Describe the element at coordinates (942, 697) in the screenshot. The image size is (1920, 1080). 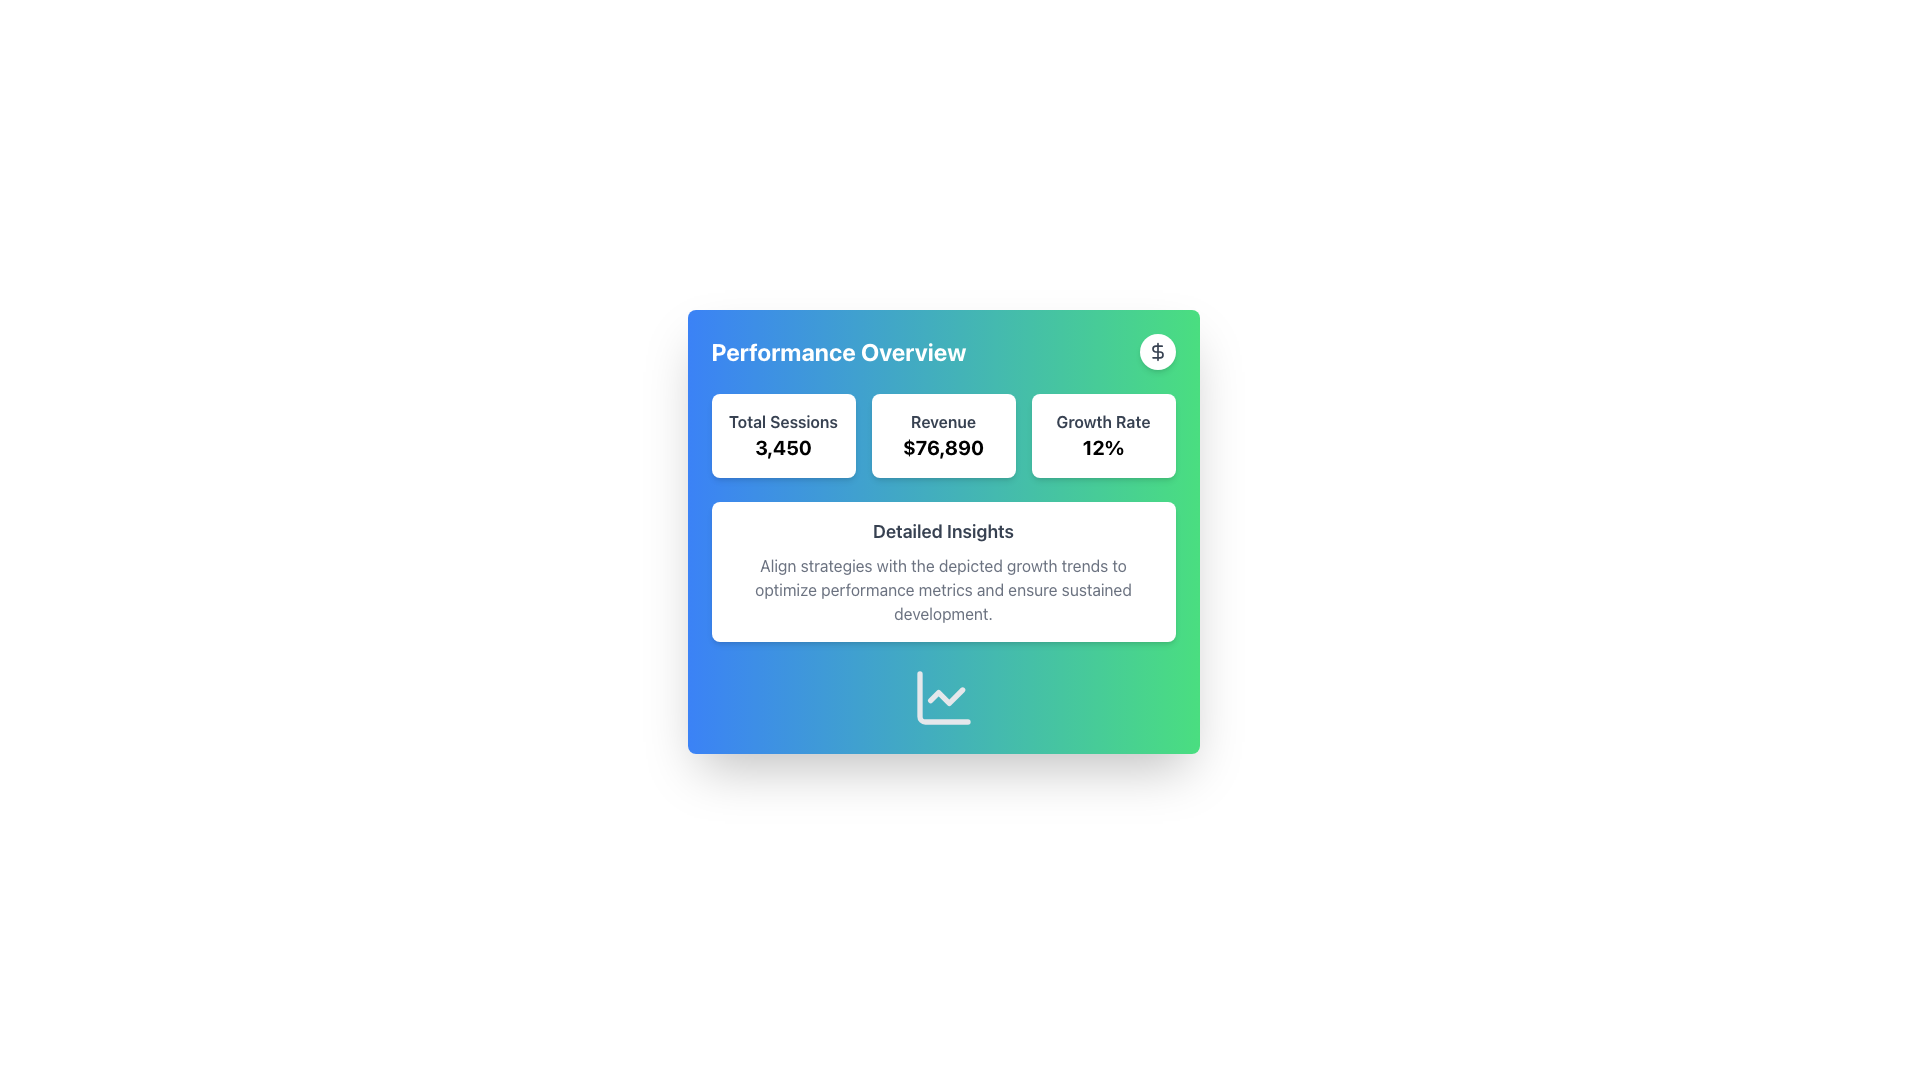
I see `the SVG icon that represents a data chart or graph, located underneath the 'Detailed Insights' section, centered within the card layout` at that location.